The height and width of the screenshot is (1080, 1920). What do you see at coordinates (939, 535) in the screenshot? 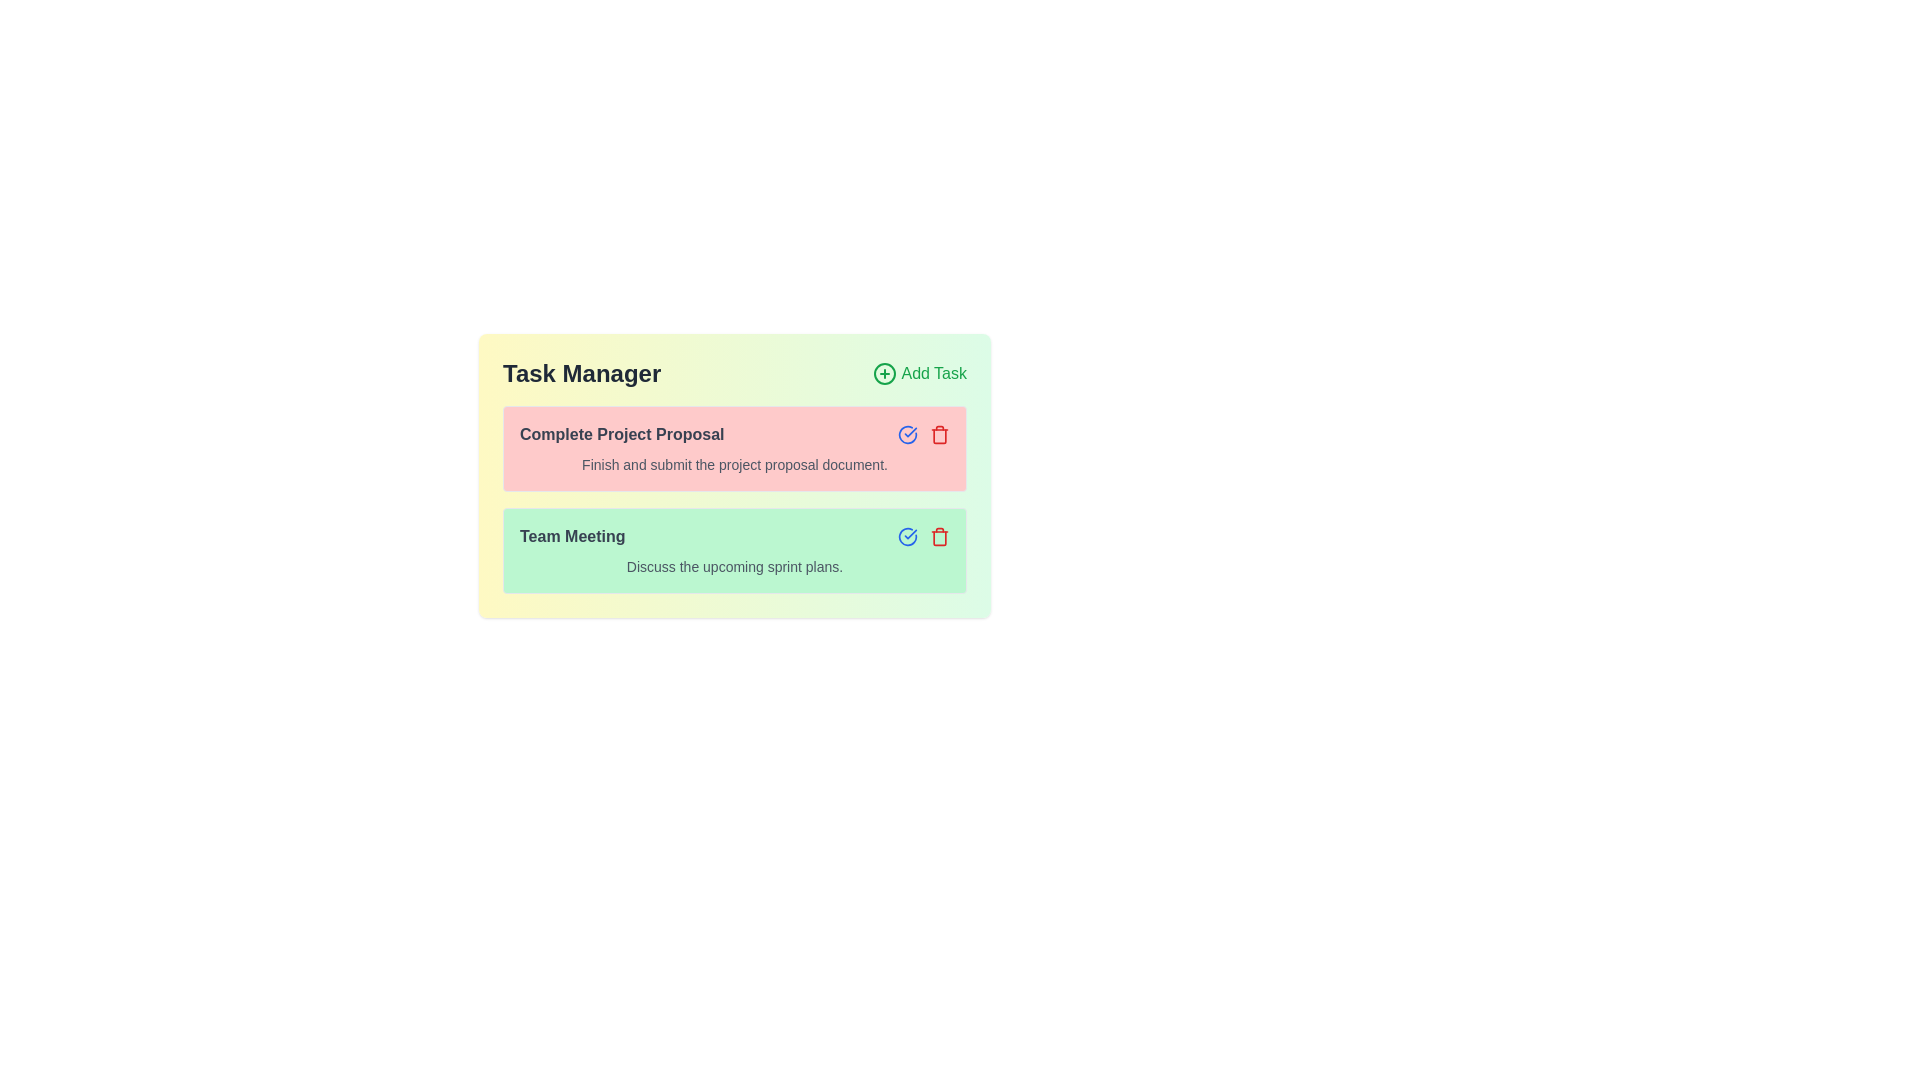
I see `the red trash icon button located in the action icons group for the 'Complete Project Proposal' task` at bounding box center [939, 535].